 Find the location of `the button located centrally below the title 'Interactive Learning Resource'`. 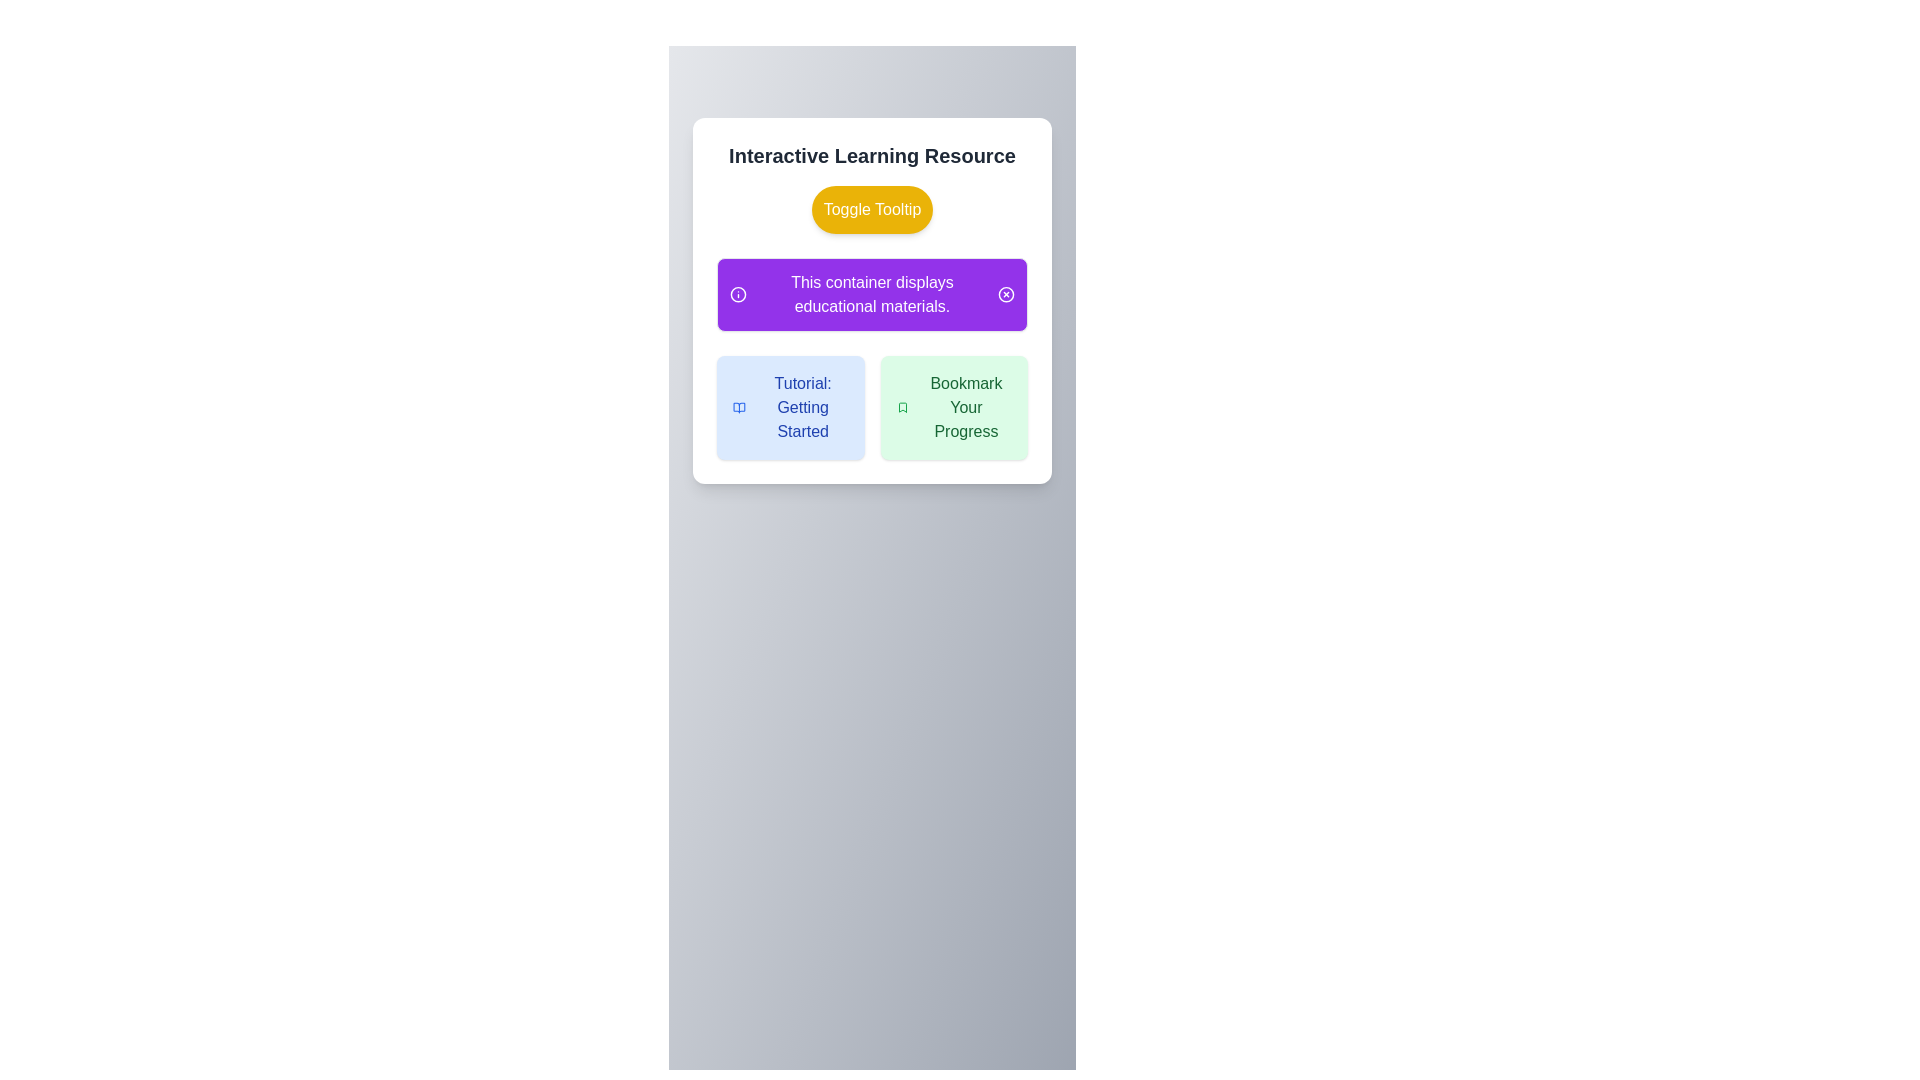

the button located centrally below the title 'Interactive Learning Resource' is located at coordinates (872, 209).